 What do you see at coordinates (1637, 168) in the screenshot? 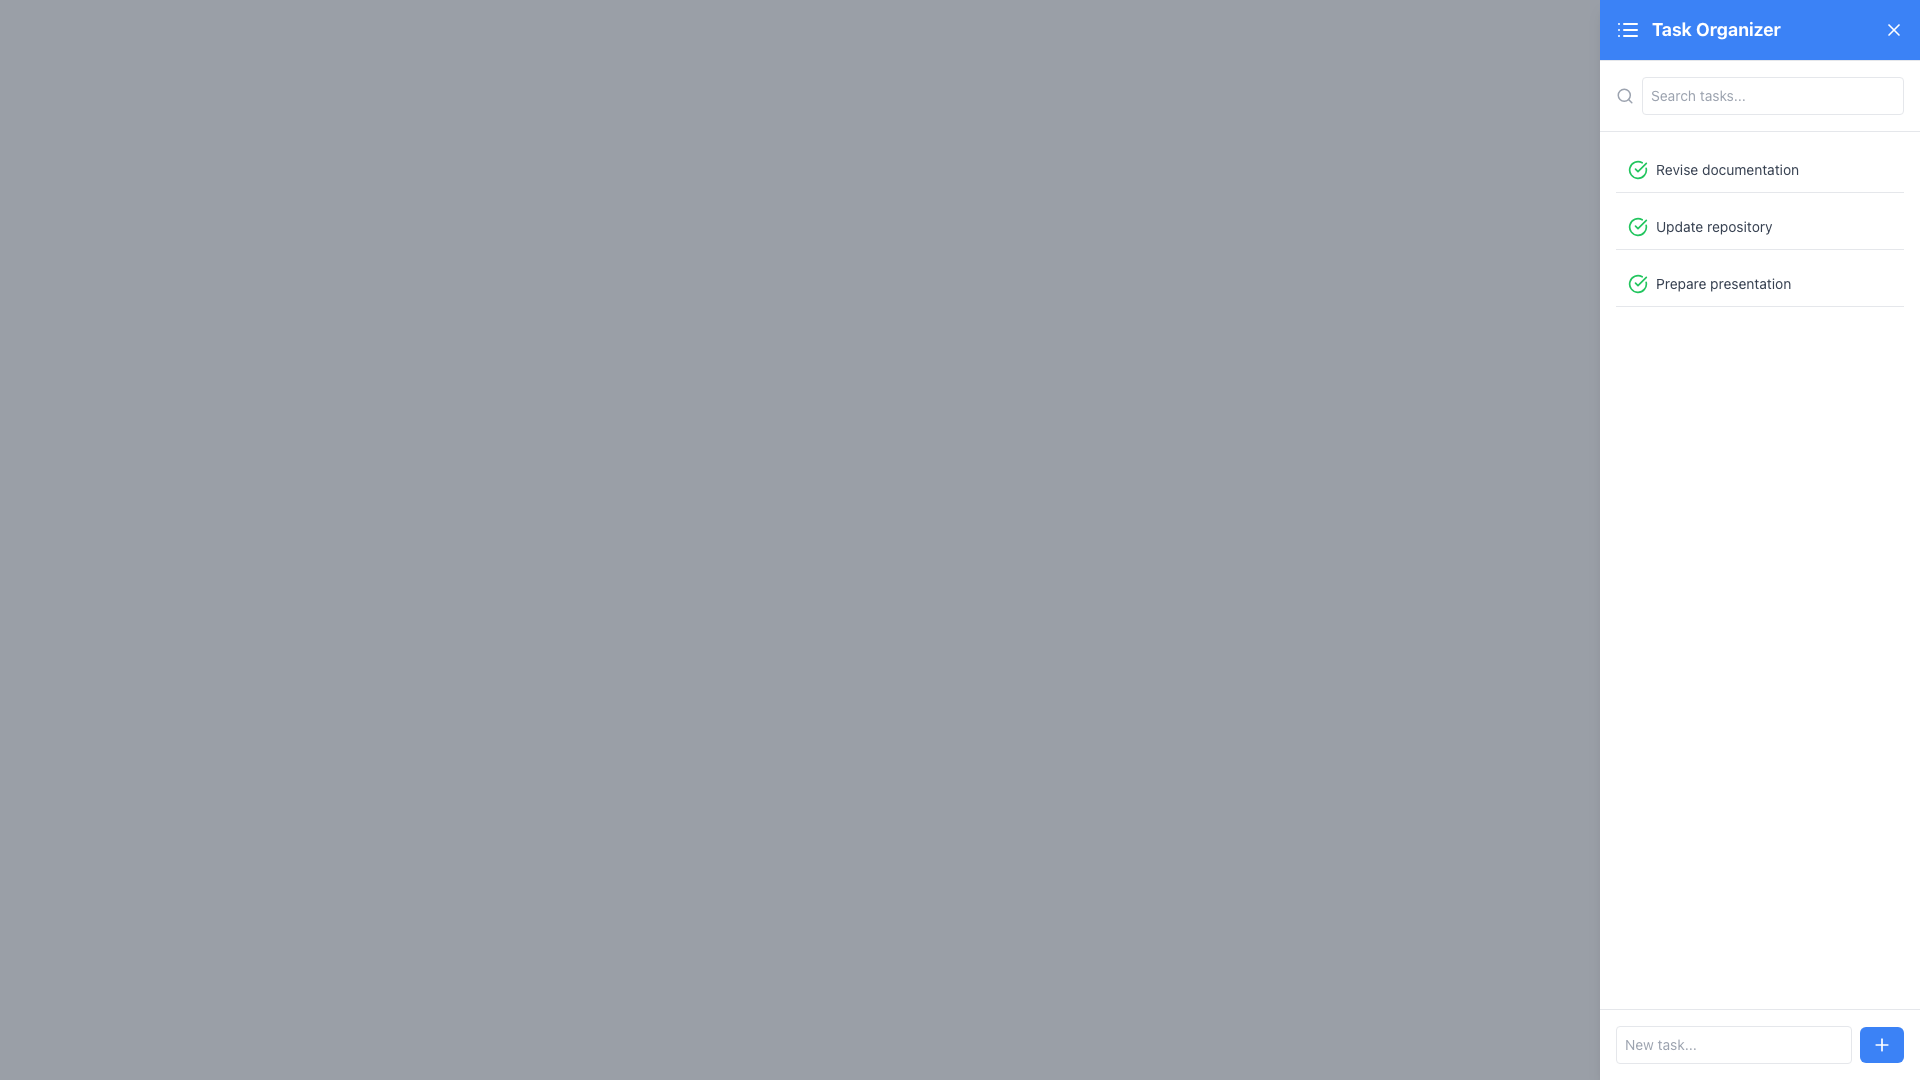
I see `the task completion indicator icon located` at bounding box center [1637, 168].